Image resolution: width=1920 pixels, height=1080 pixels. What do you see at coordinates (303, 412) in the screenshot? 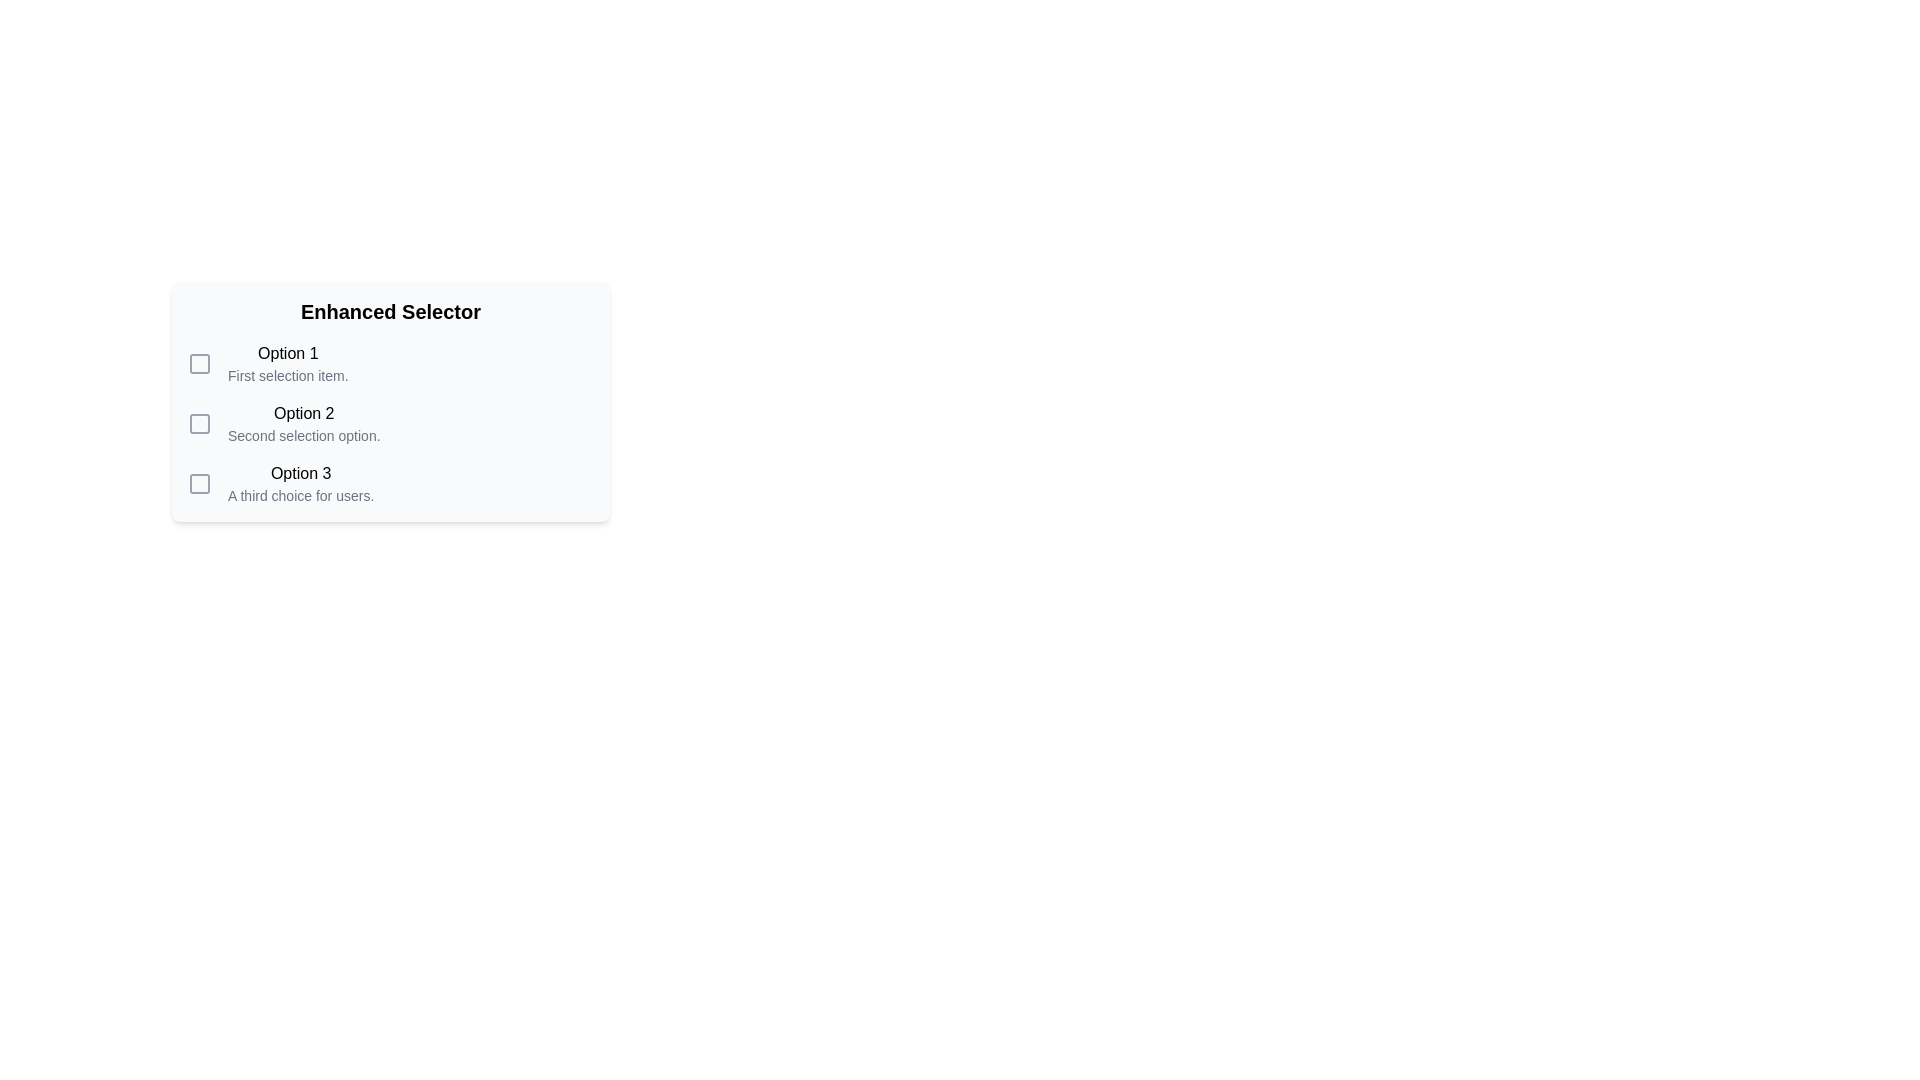
I see `the Text label that serves as the title for the second selection option in the 'Enhanced Selector' interface, positioned above the description text and next to the associated checkbox` at bounding box center [303, 412].